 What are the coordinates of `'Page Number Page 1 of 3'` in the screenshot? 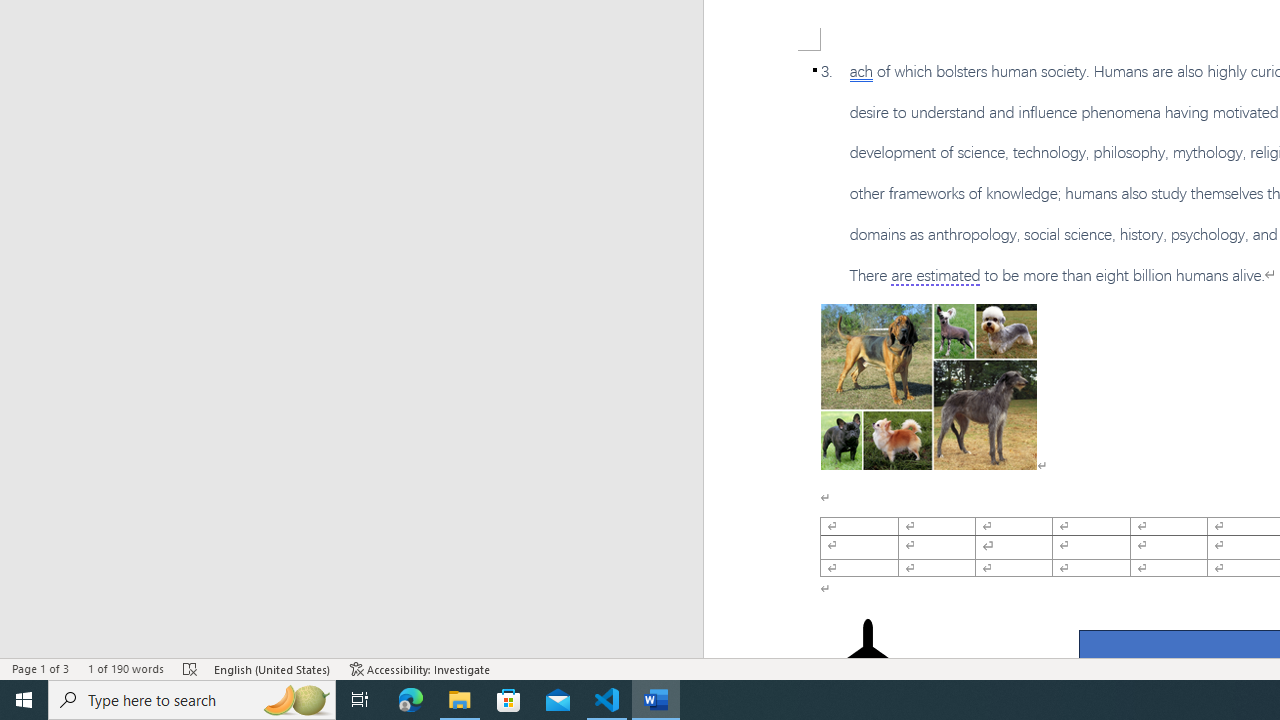 It's located at (40, 669).